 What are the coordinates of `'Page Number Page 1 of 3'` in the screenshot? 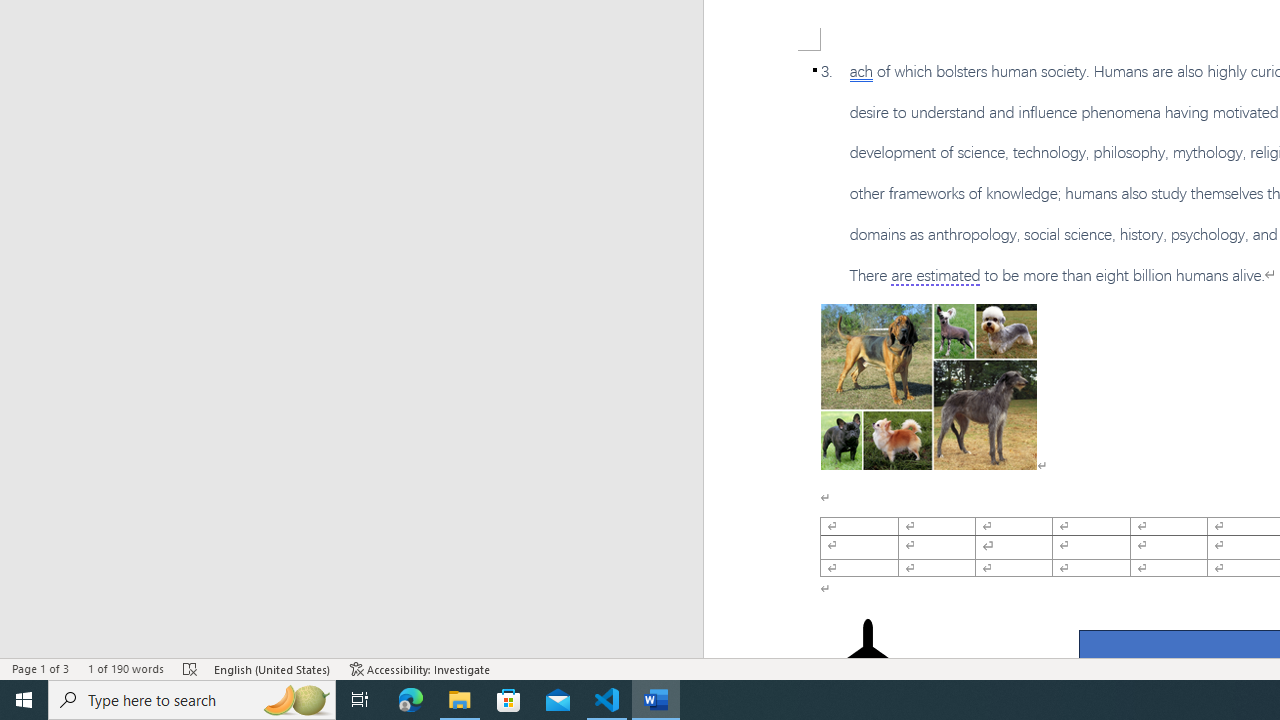 It's located at (40, 669).